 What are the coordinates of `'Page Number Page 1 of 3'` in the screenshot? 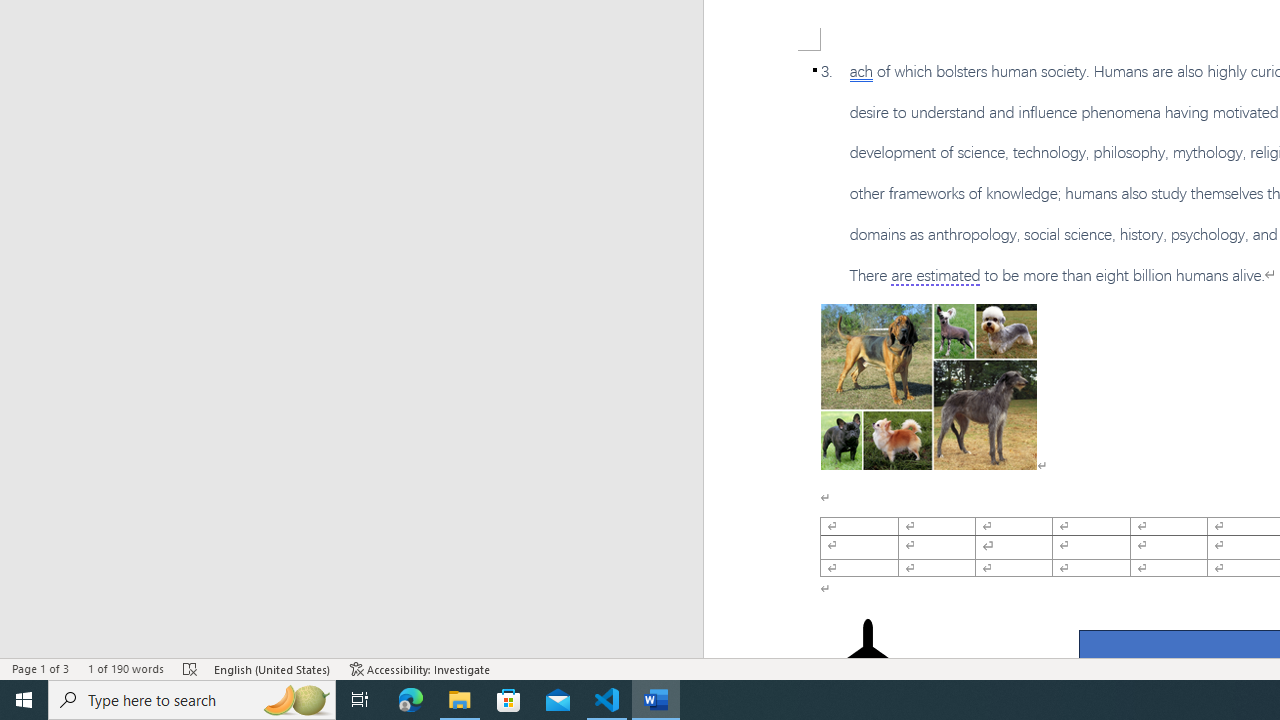 It's located at (40, 669).